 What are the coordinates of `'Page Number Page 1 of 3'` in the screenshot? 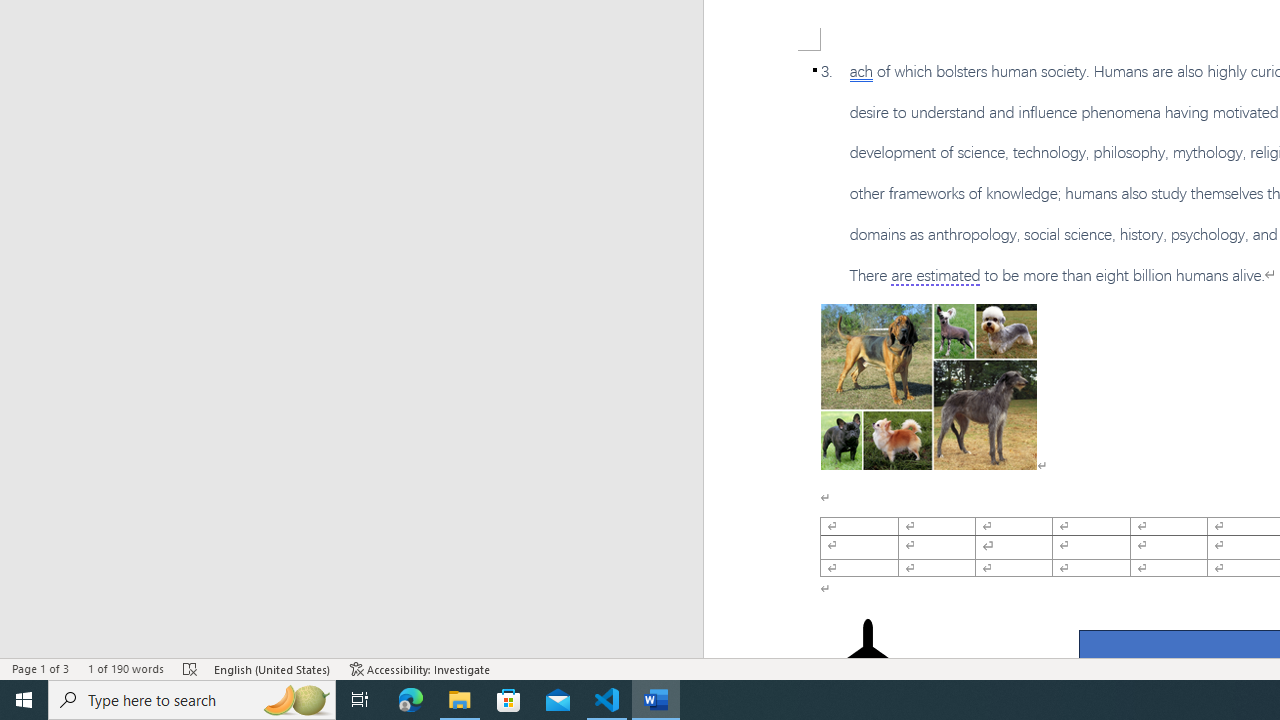 It's located at (40, 669).